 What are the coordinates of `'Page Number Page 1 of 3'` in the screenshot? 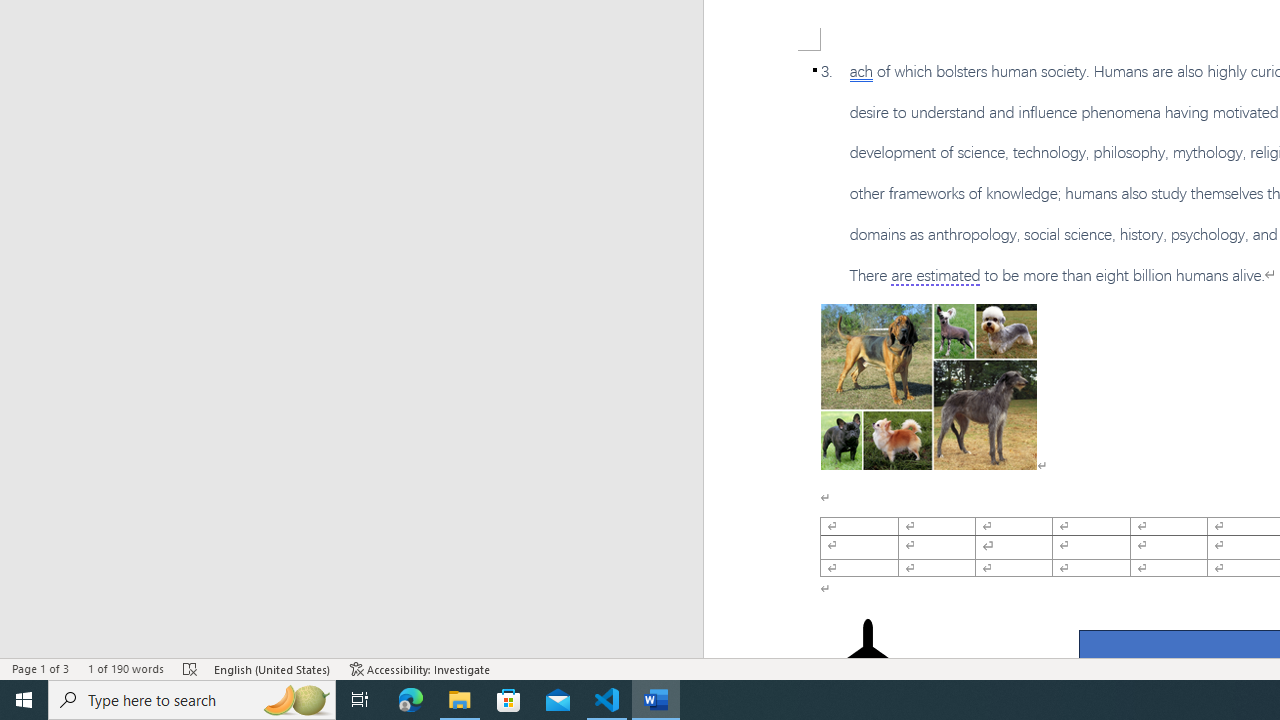 It's located at (40, 669).